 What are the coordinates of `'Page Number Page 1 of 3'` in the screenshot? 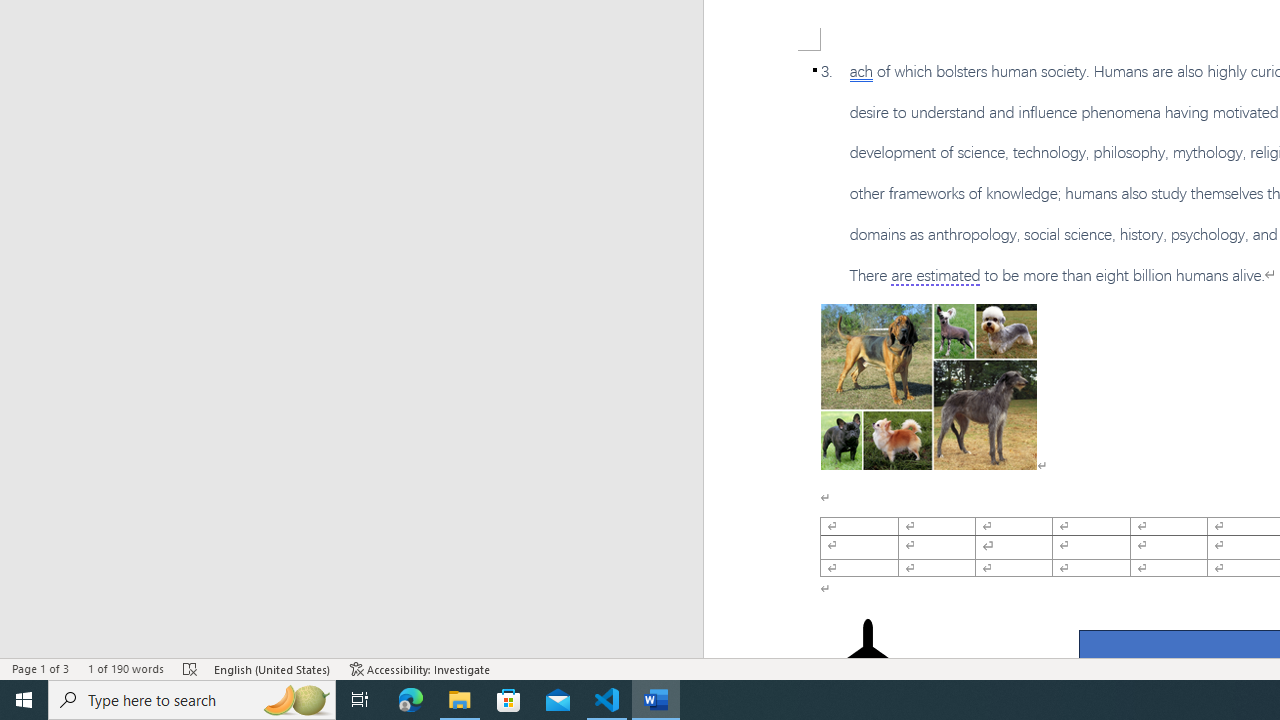 It's located at (40, 669).